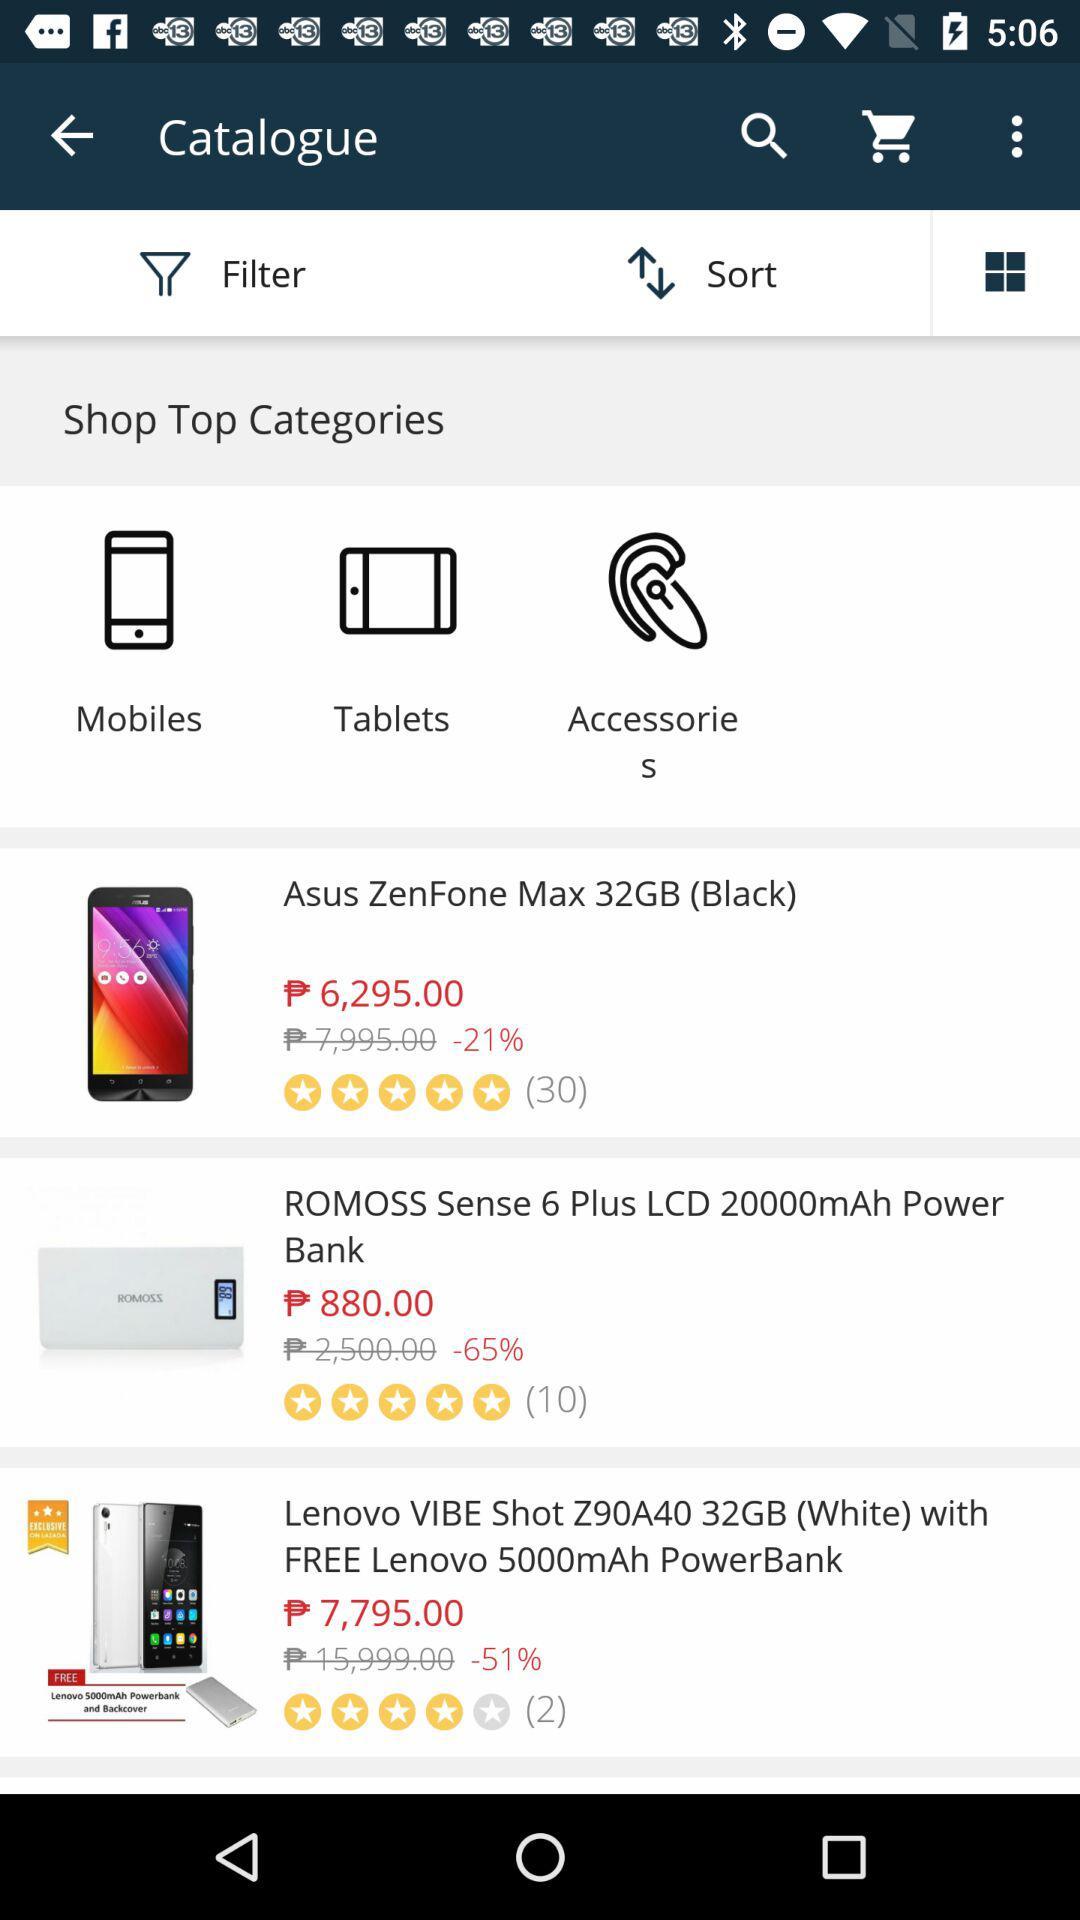 Image resolution: width=1080 pixels, height=1920 pixels. Describe the element at coordinates (1006, 272) in the screenshot. I see `change grid view` at that location.